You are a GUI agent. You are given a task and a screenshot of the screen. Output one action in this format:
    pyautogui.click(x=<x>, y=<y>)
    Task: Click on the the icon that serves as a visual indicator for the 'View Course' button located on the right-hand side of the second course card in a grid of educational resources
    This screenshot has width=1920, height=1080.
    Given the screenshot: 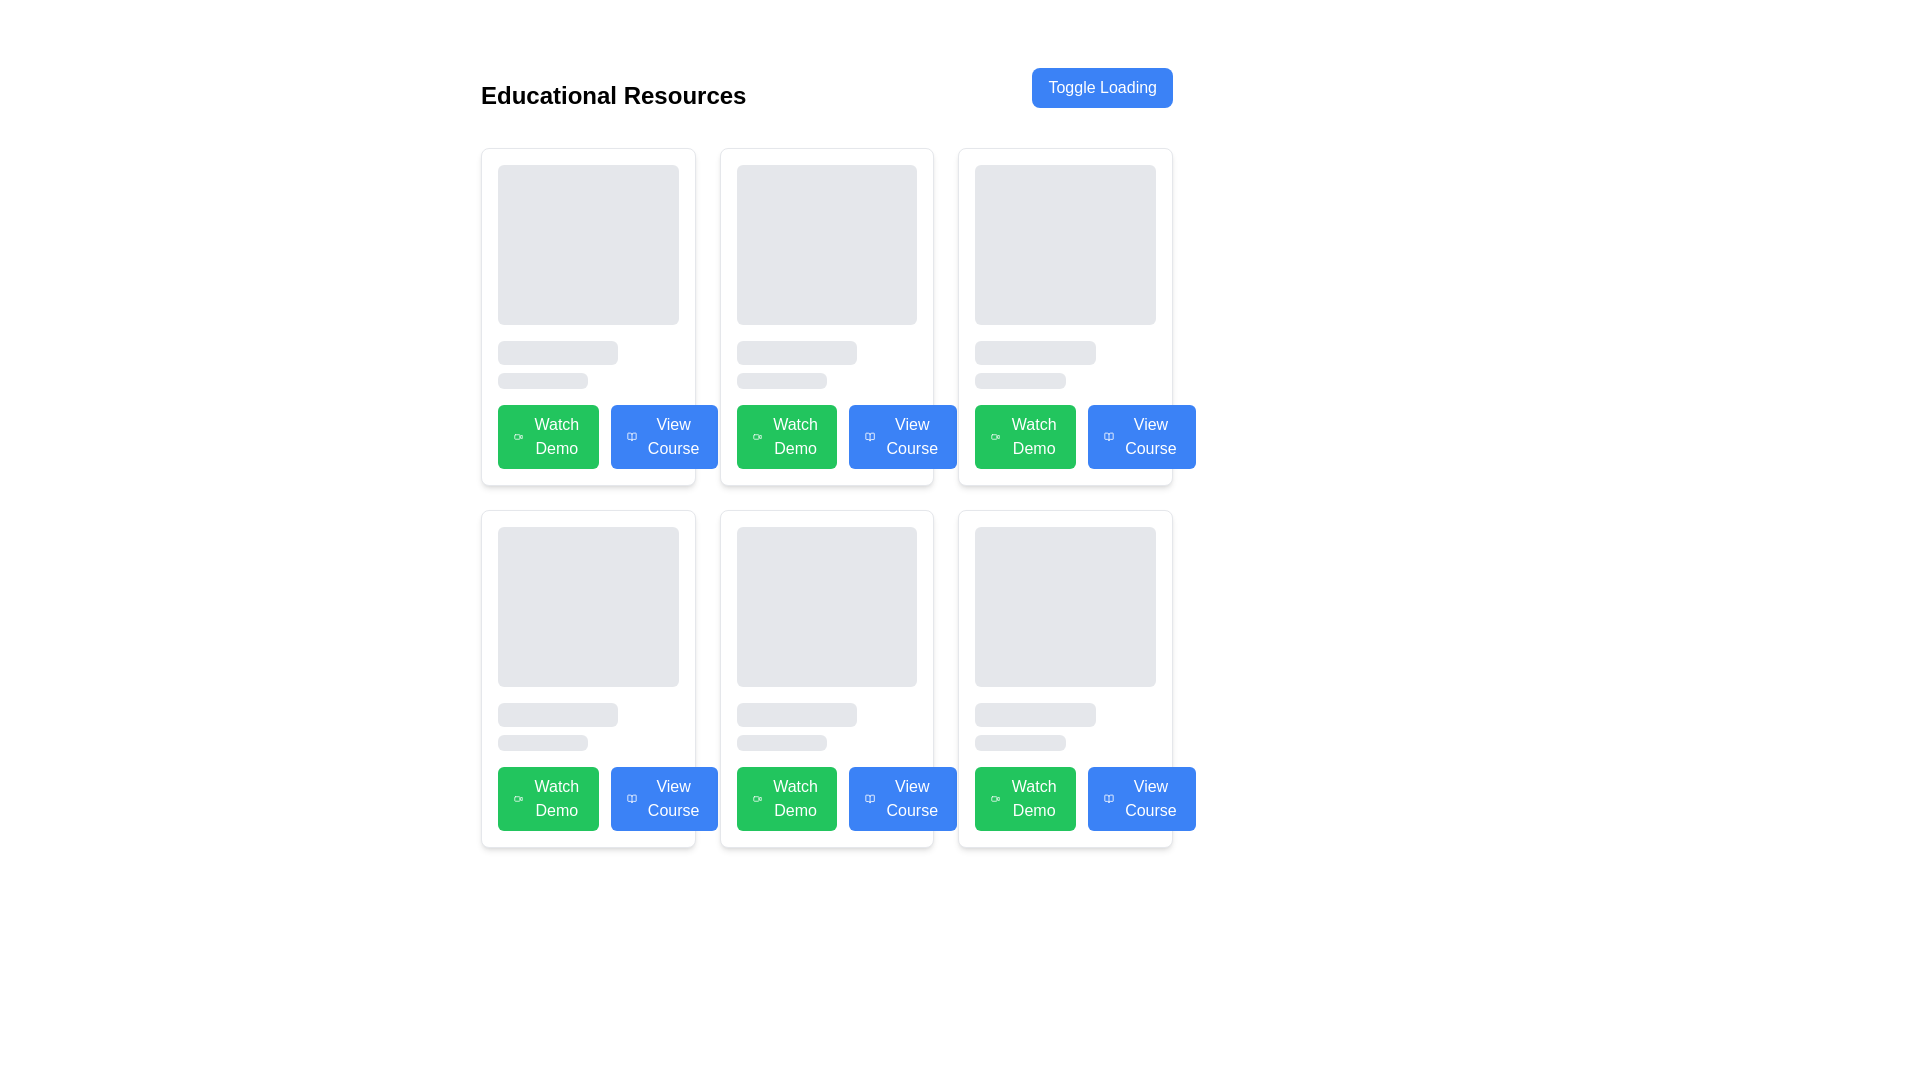 What is the action you would take?
    pyautogui.click(x=870, y=435)
    